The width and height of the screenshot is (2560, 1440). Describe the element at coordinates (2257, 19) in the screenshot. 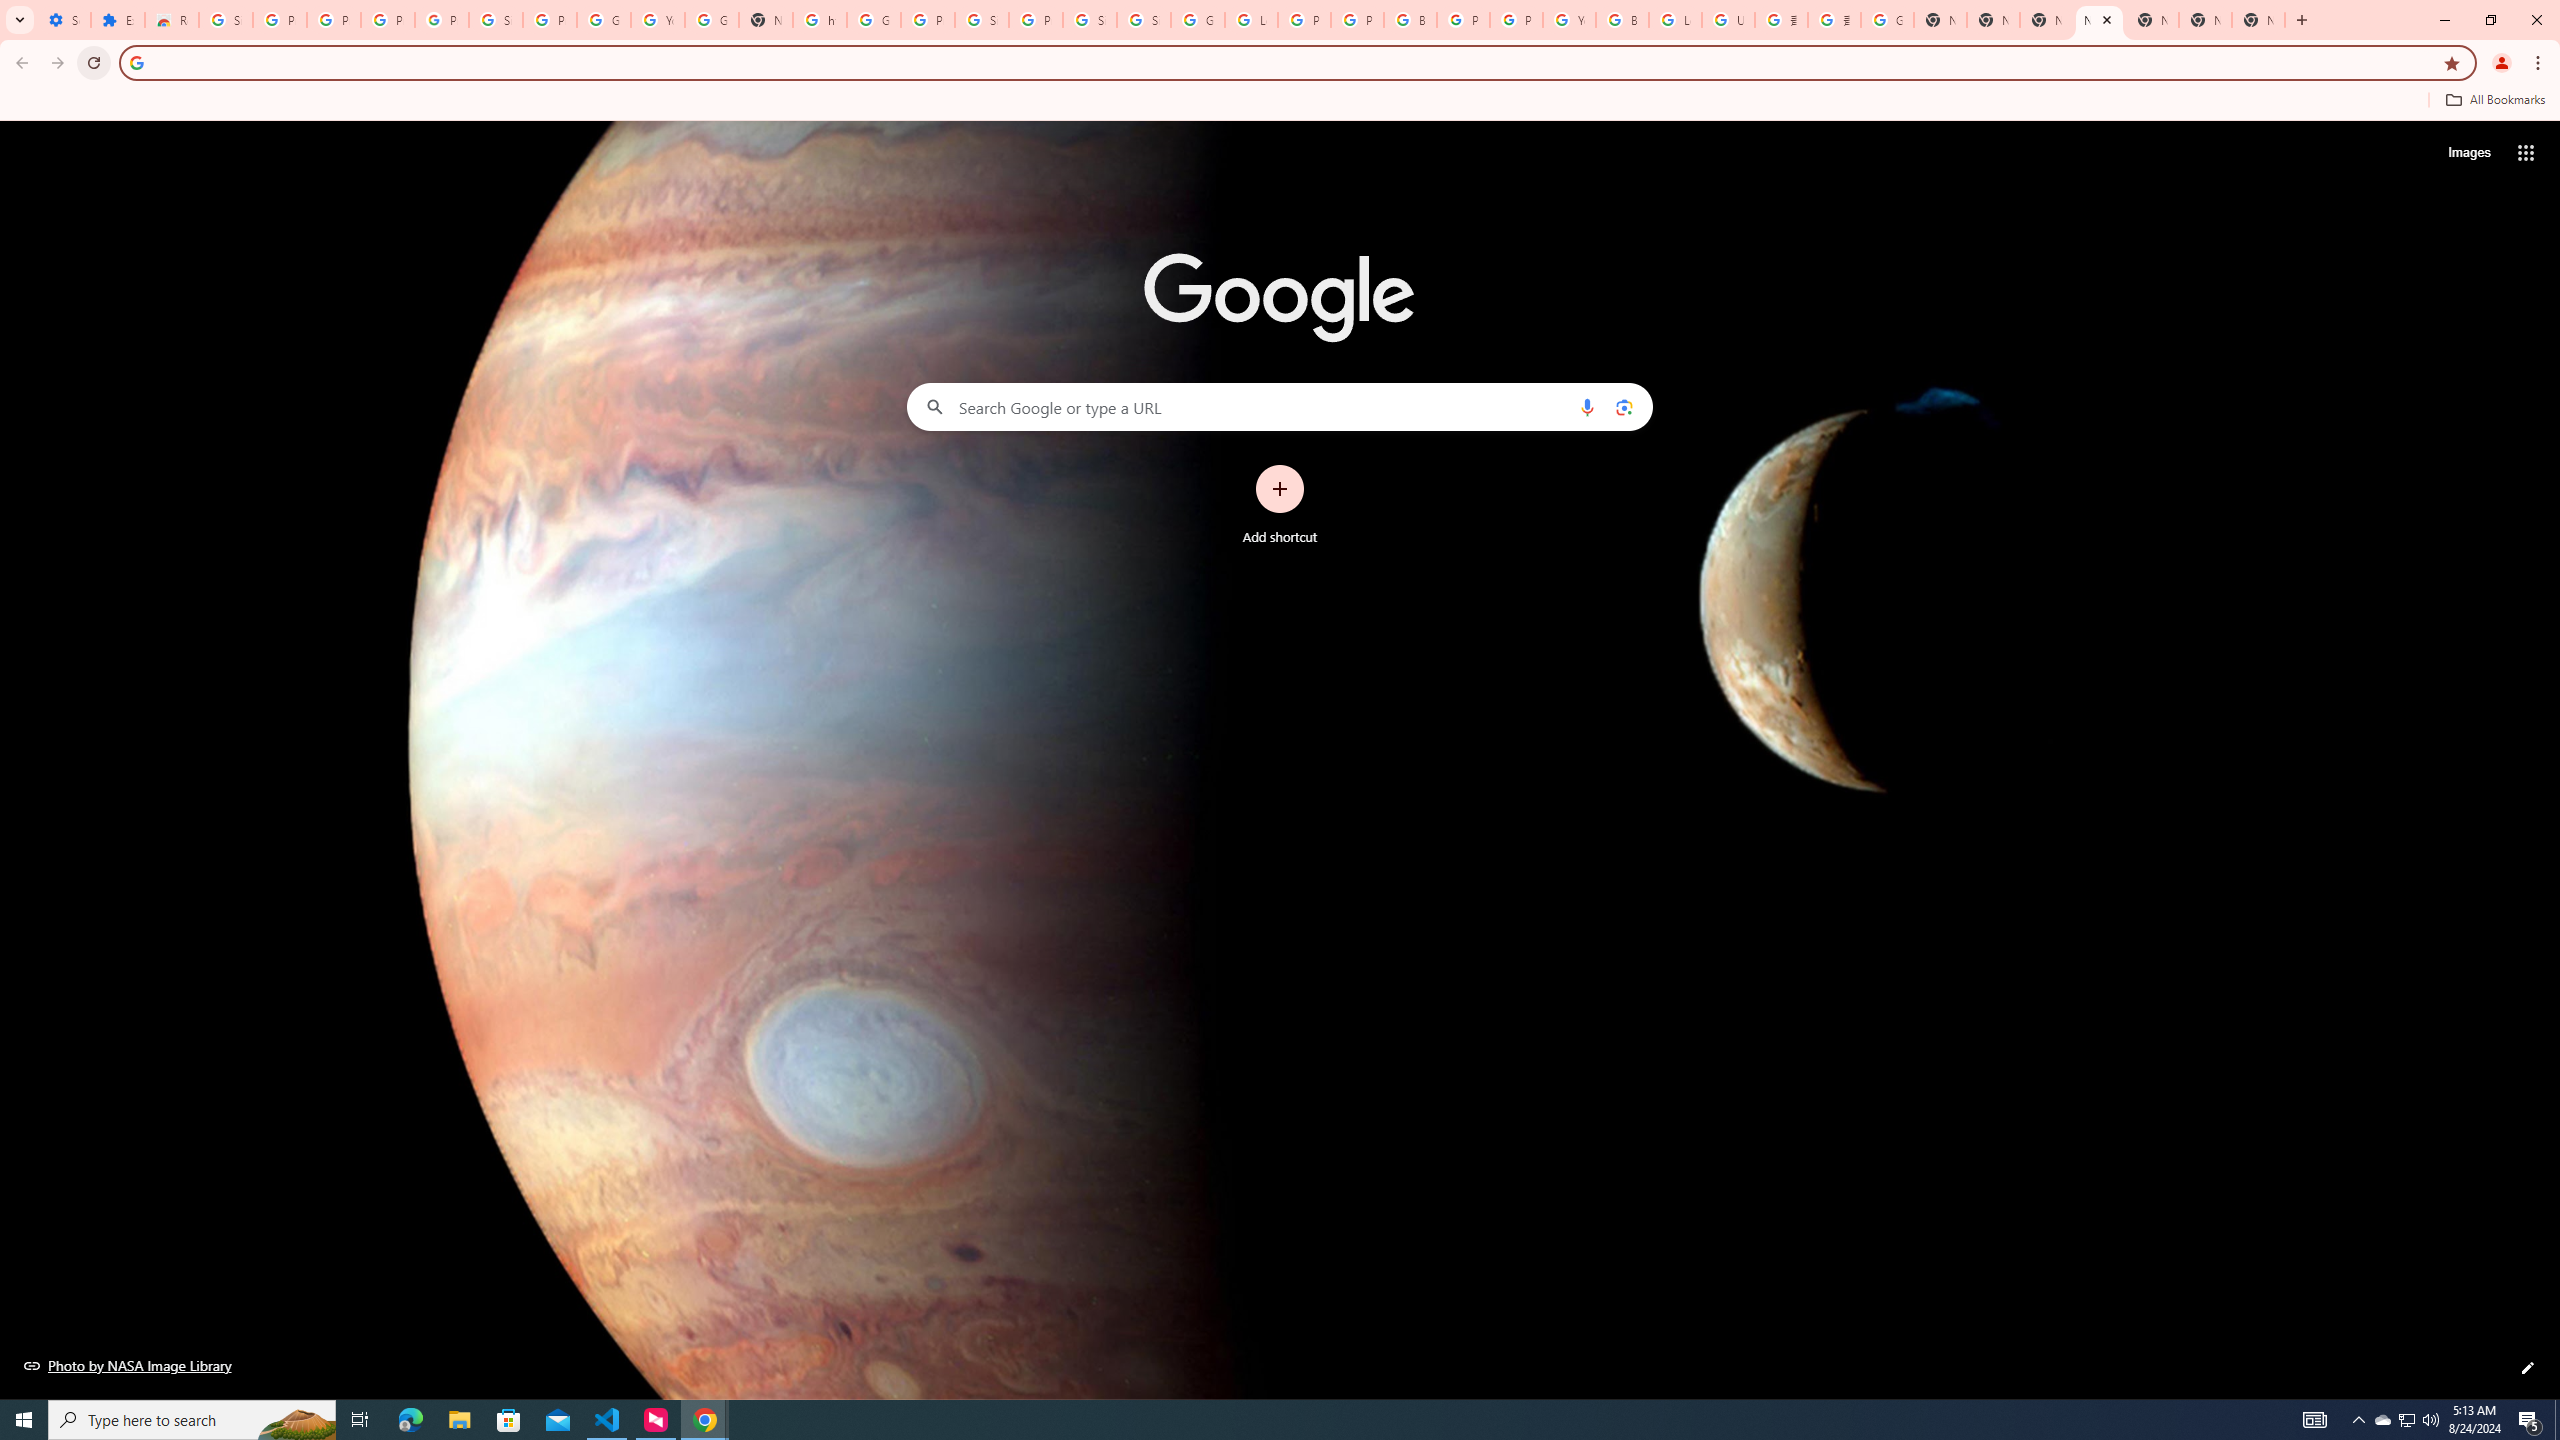

I see `'New Tab'` at that location.